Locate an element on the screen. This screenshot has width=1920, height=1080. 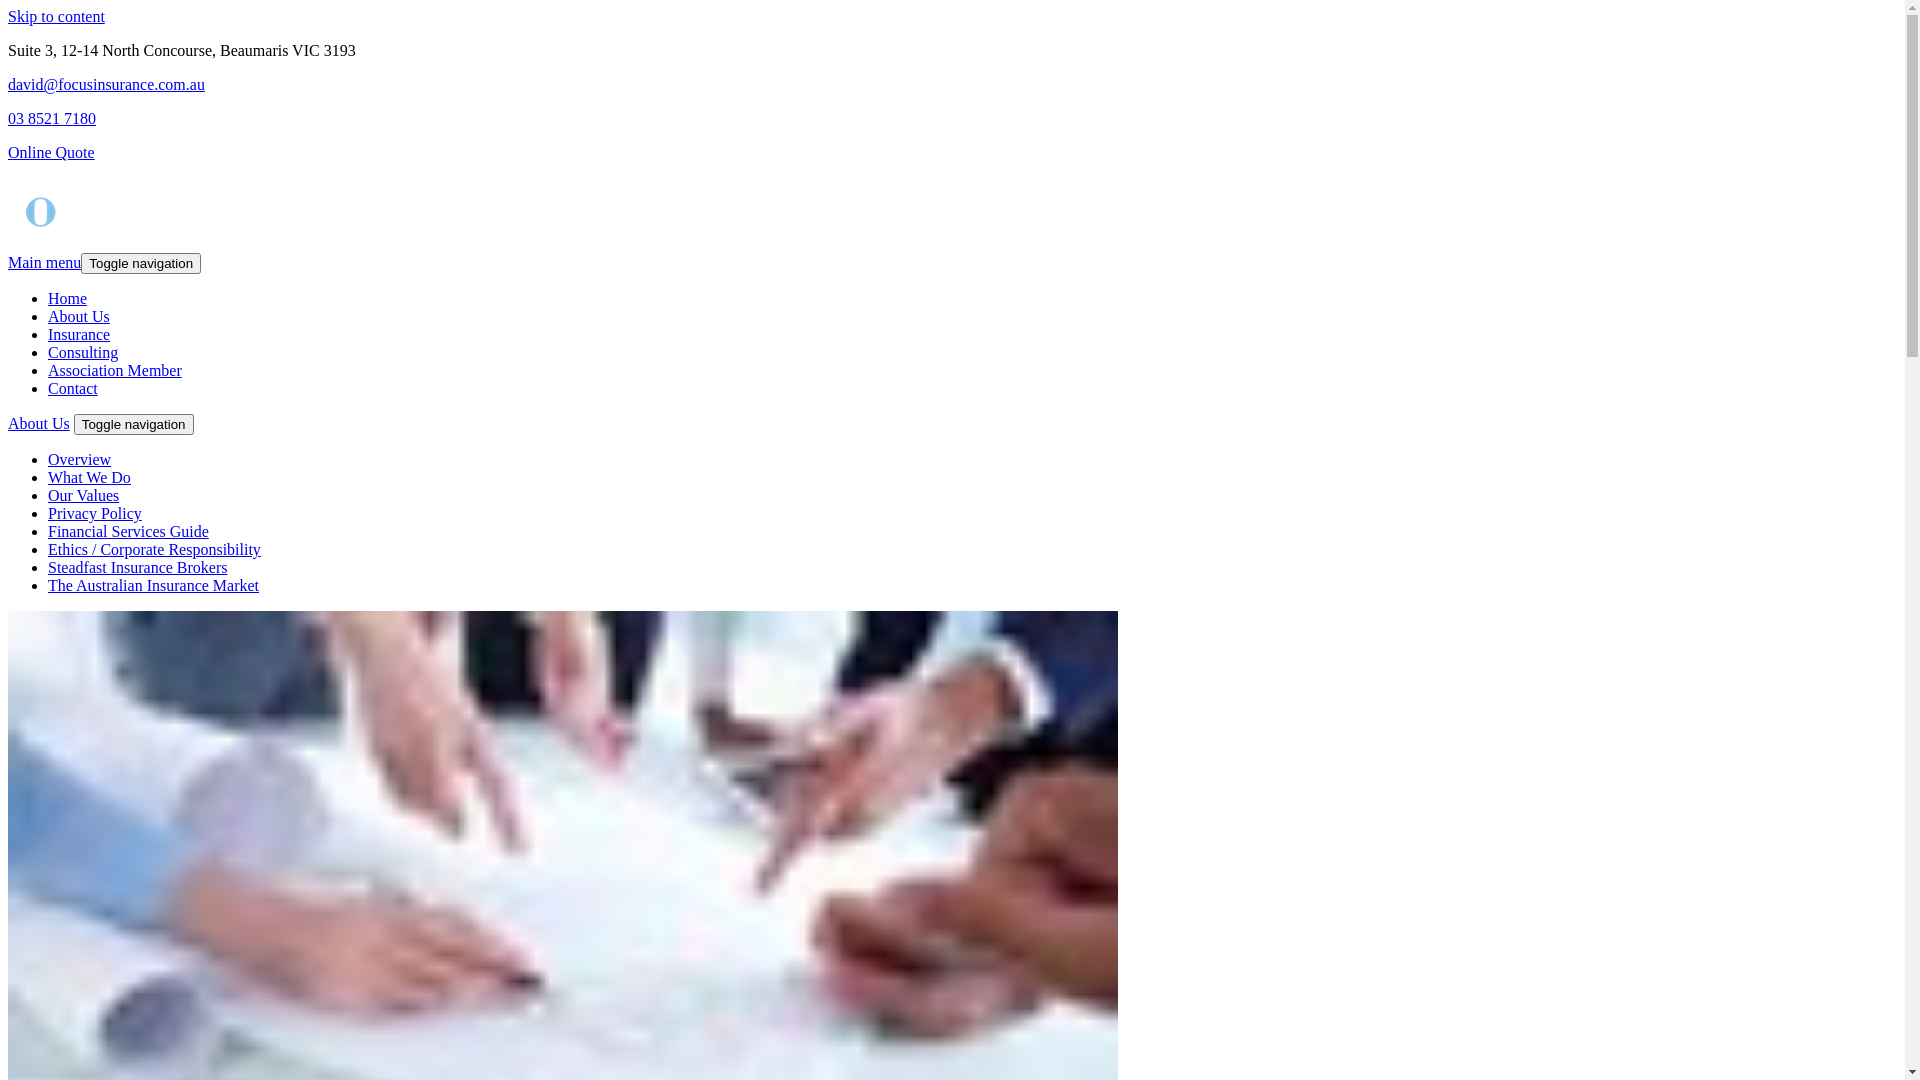
'Online Quote' is located at coordinates (51, 151).